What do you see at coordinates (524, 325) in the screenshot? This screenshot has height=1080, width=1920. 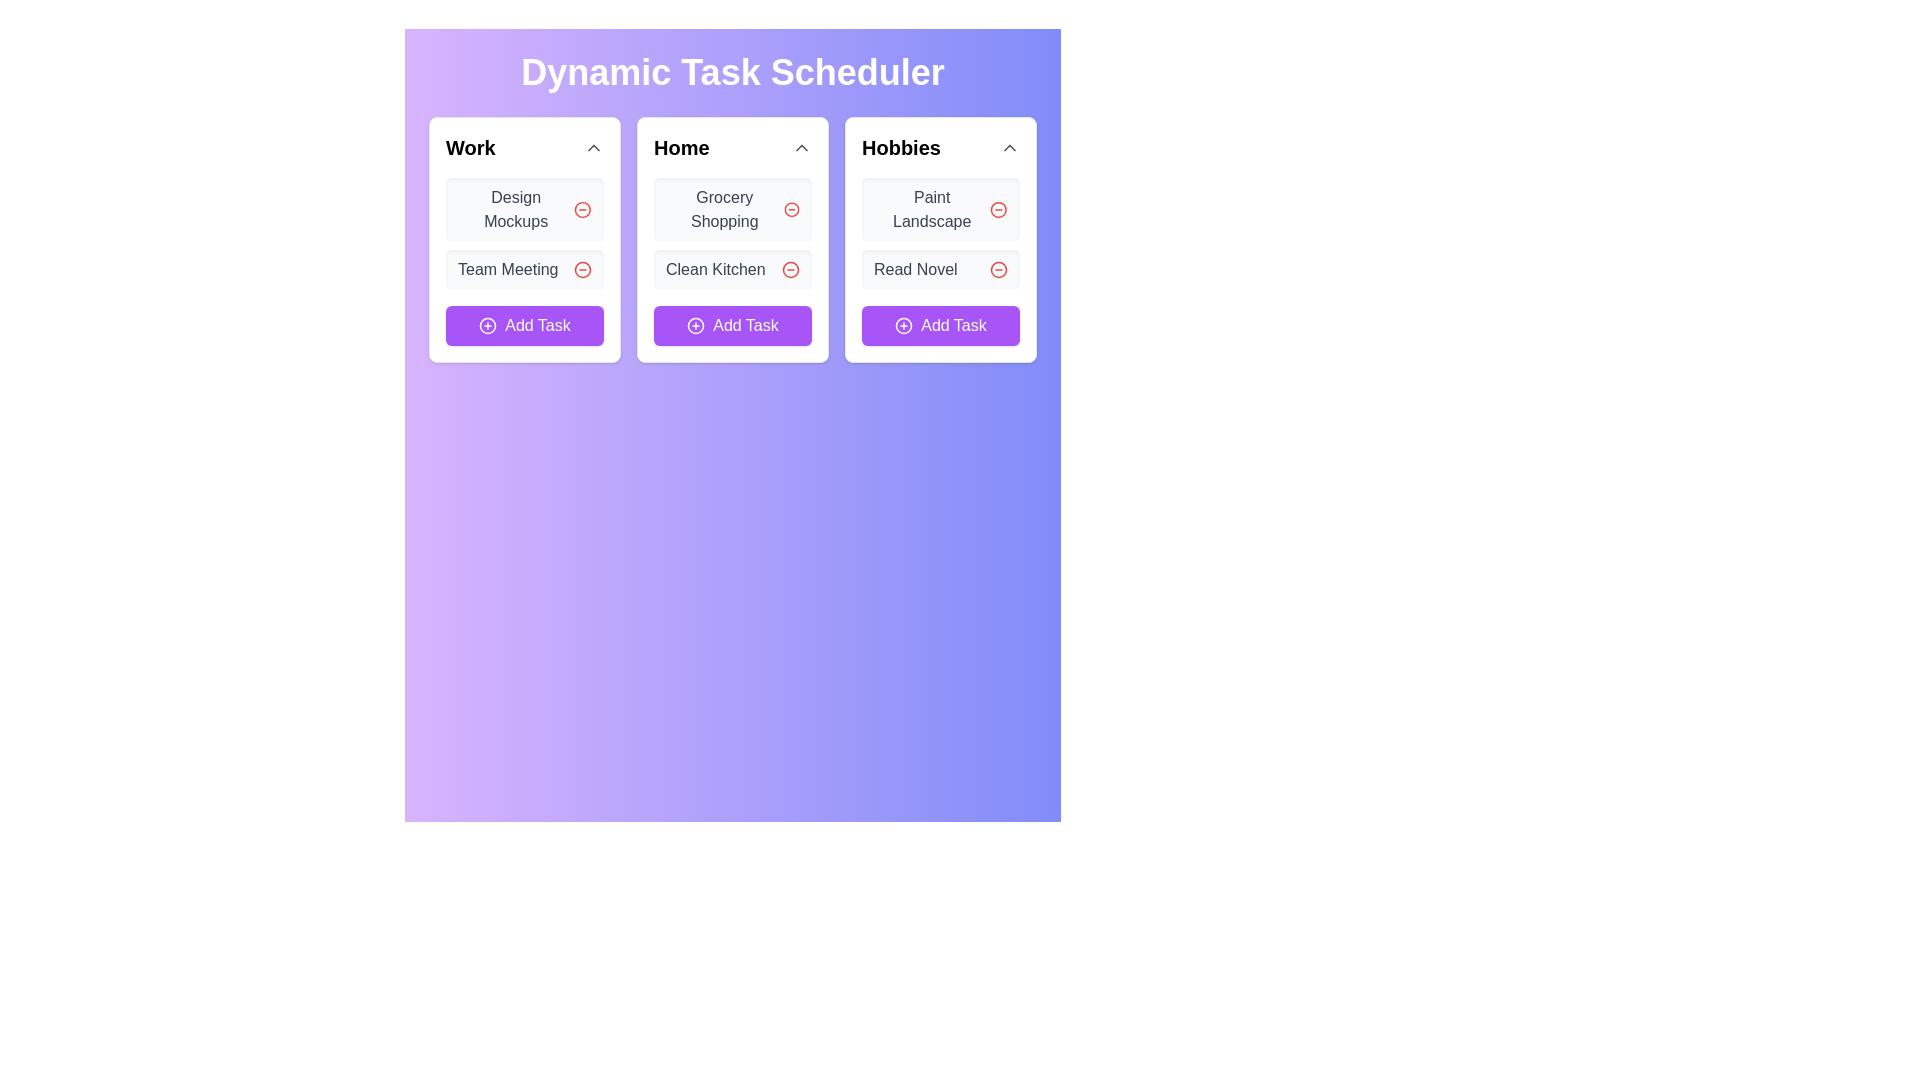 I see `the button located at the bottom of the 'Work' card` at bounding box center [524, 325].